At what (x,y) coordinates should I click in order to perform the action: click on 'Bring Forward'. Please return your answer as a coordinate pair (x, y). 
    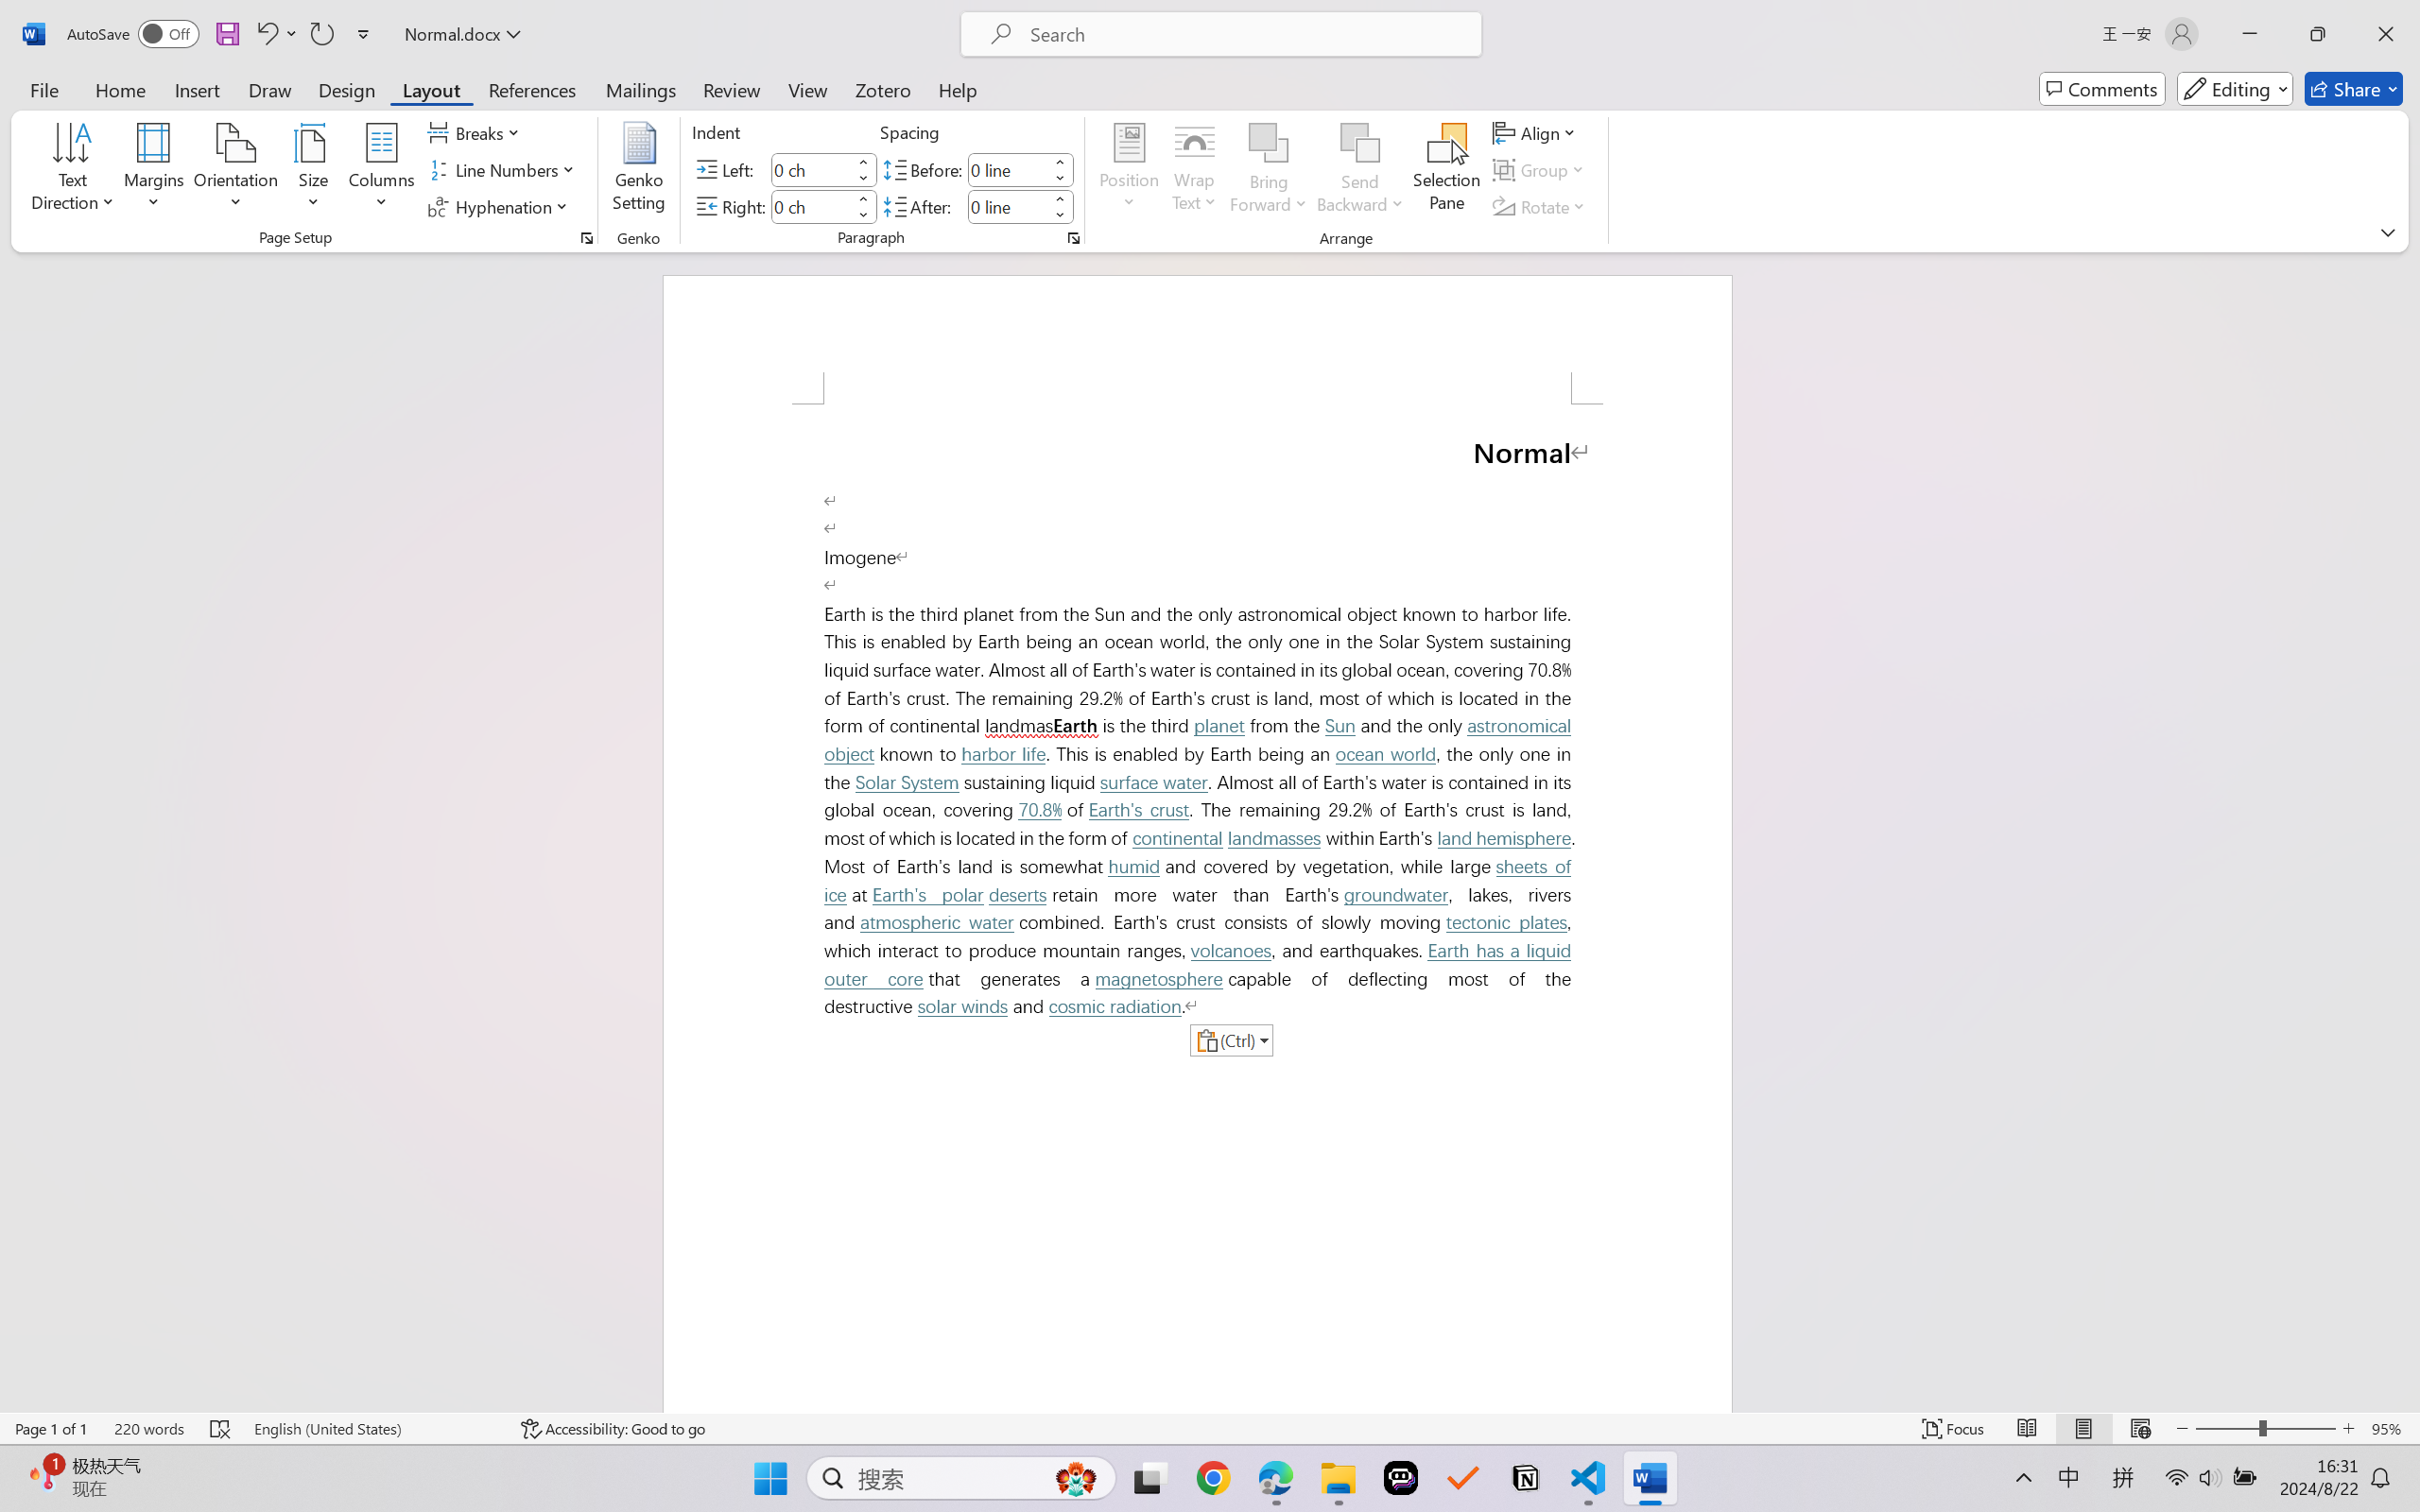
    Looking at the image, I should click on (1269, 170).